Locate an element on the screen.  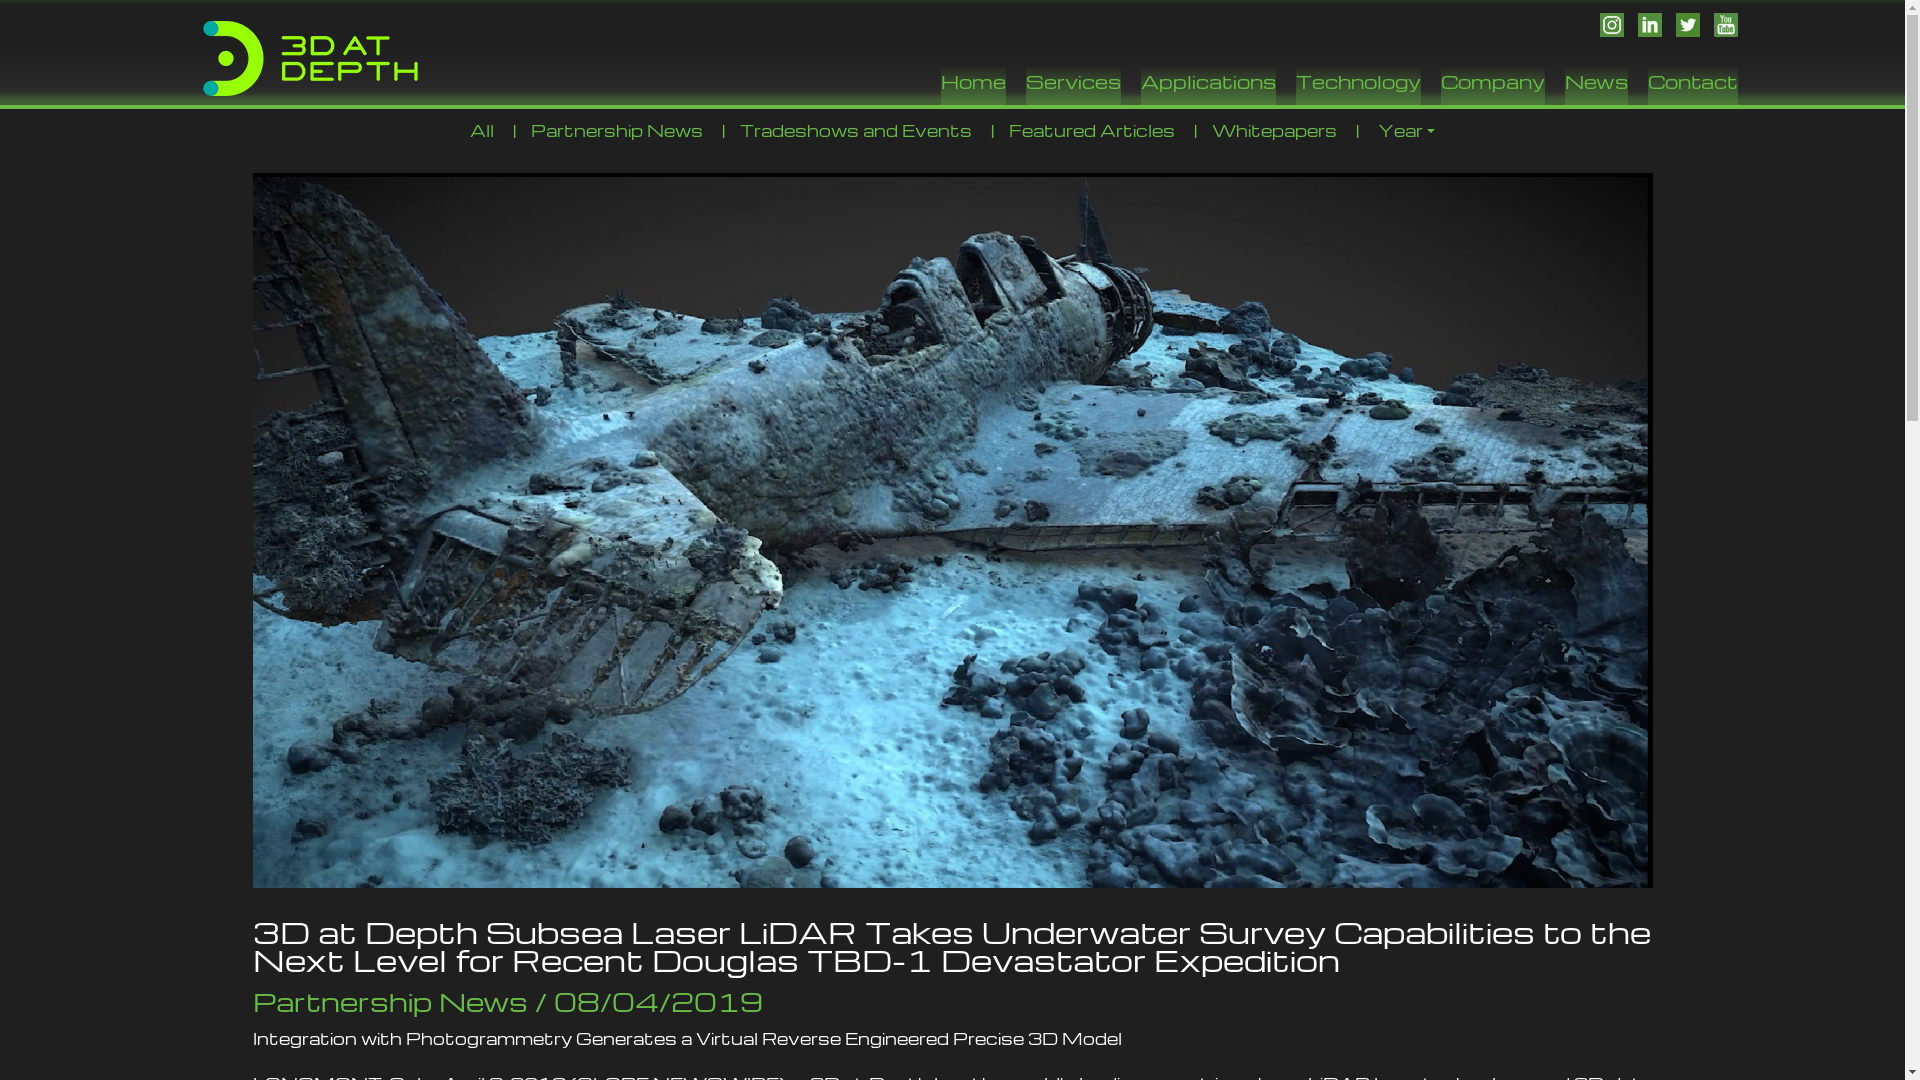
'Contact' is located at coordinates (1647, 85).